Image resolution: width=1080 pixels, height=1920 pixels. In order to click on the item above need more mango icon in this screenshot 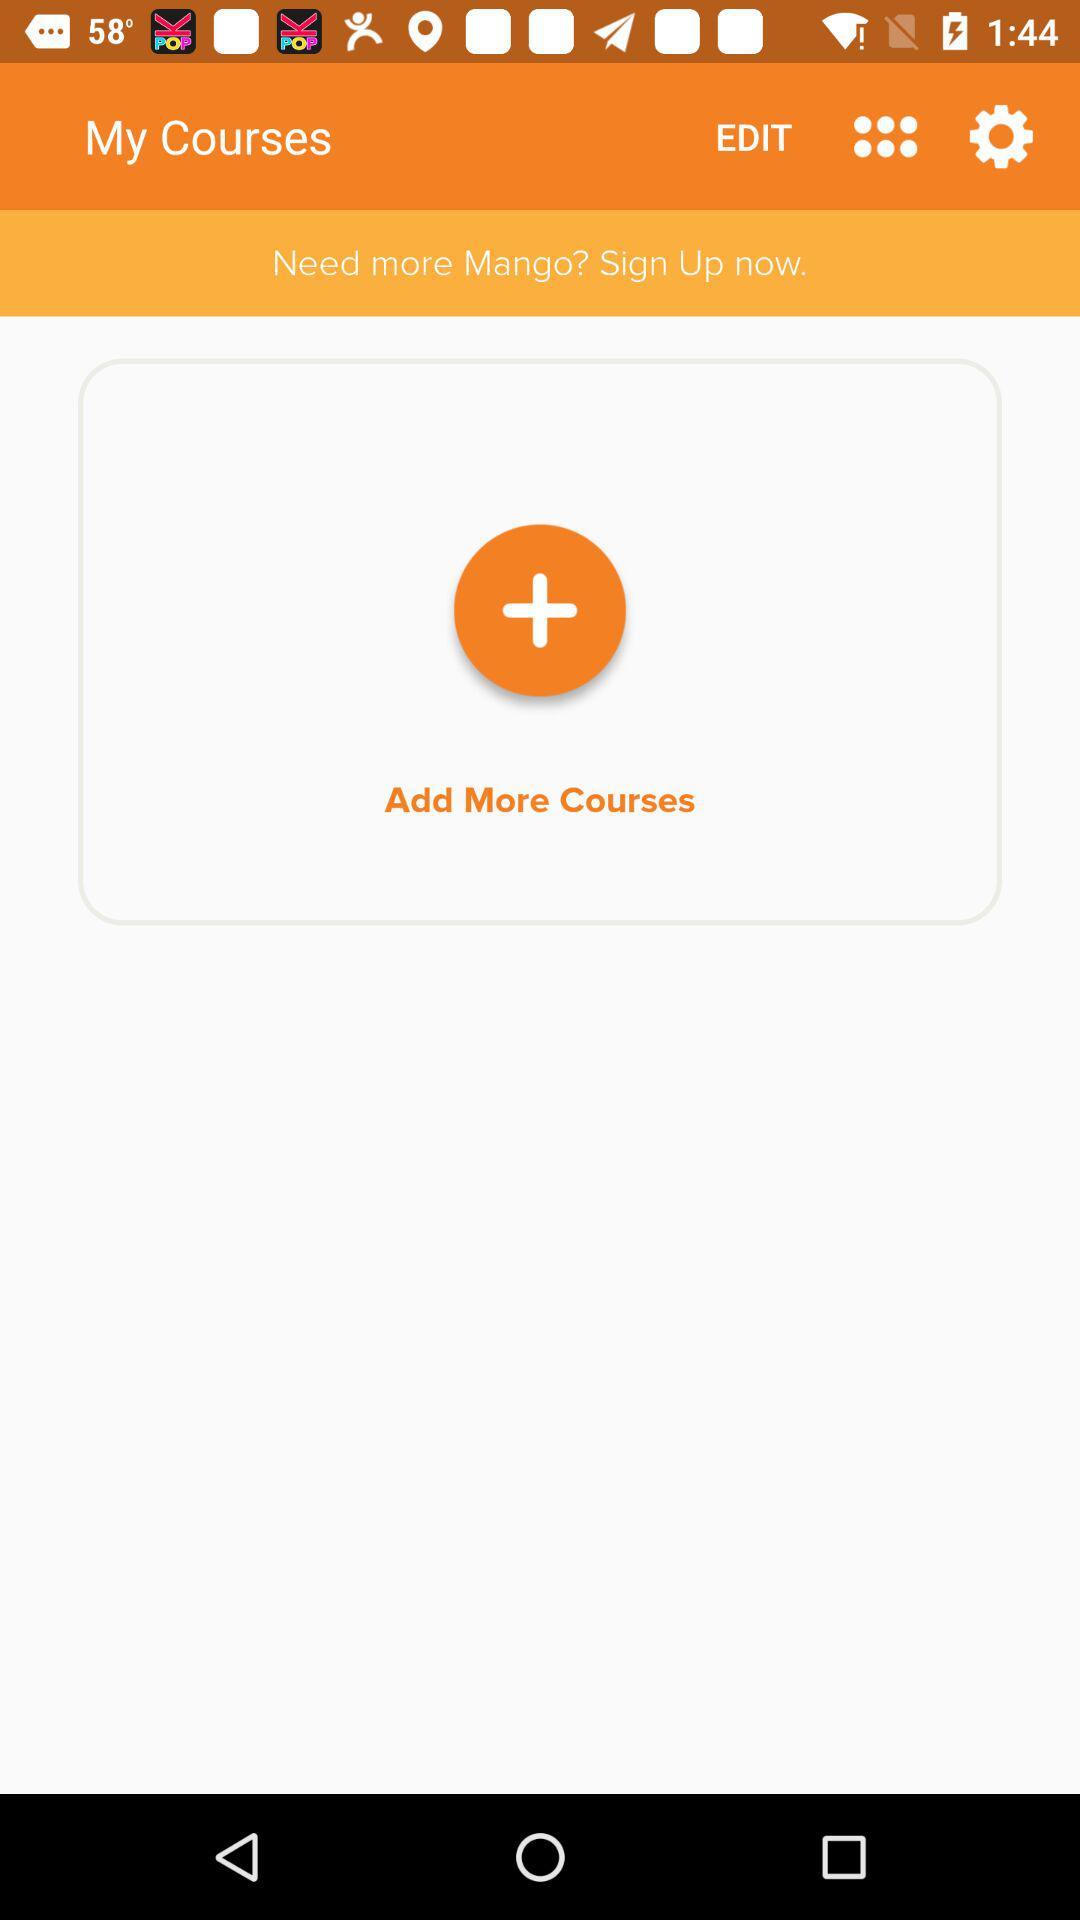, I will do `click(884, 135)`.